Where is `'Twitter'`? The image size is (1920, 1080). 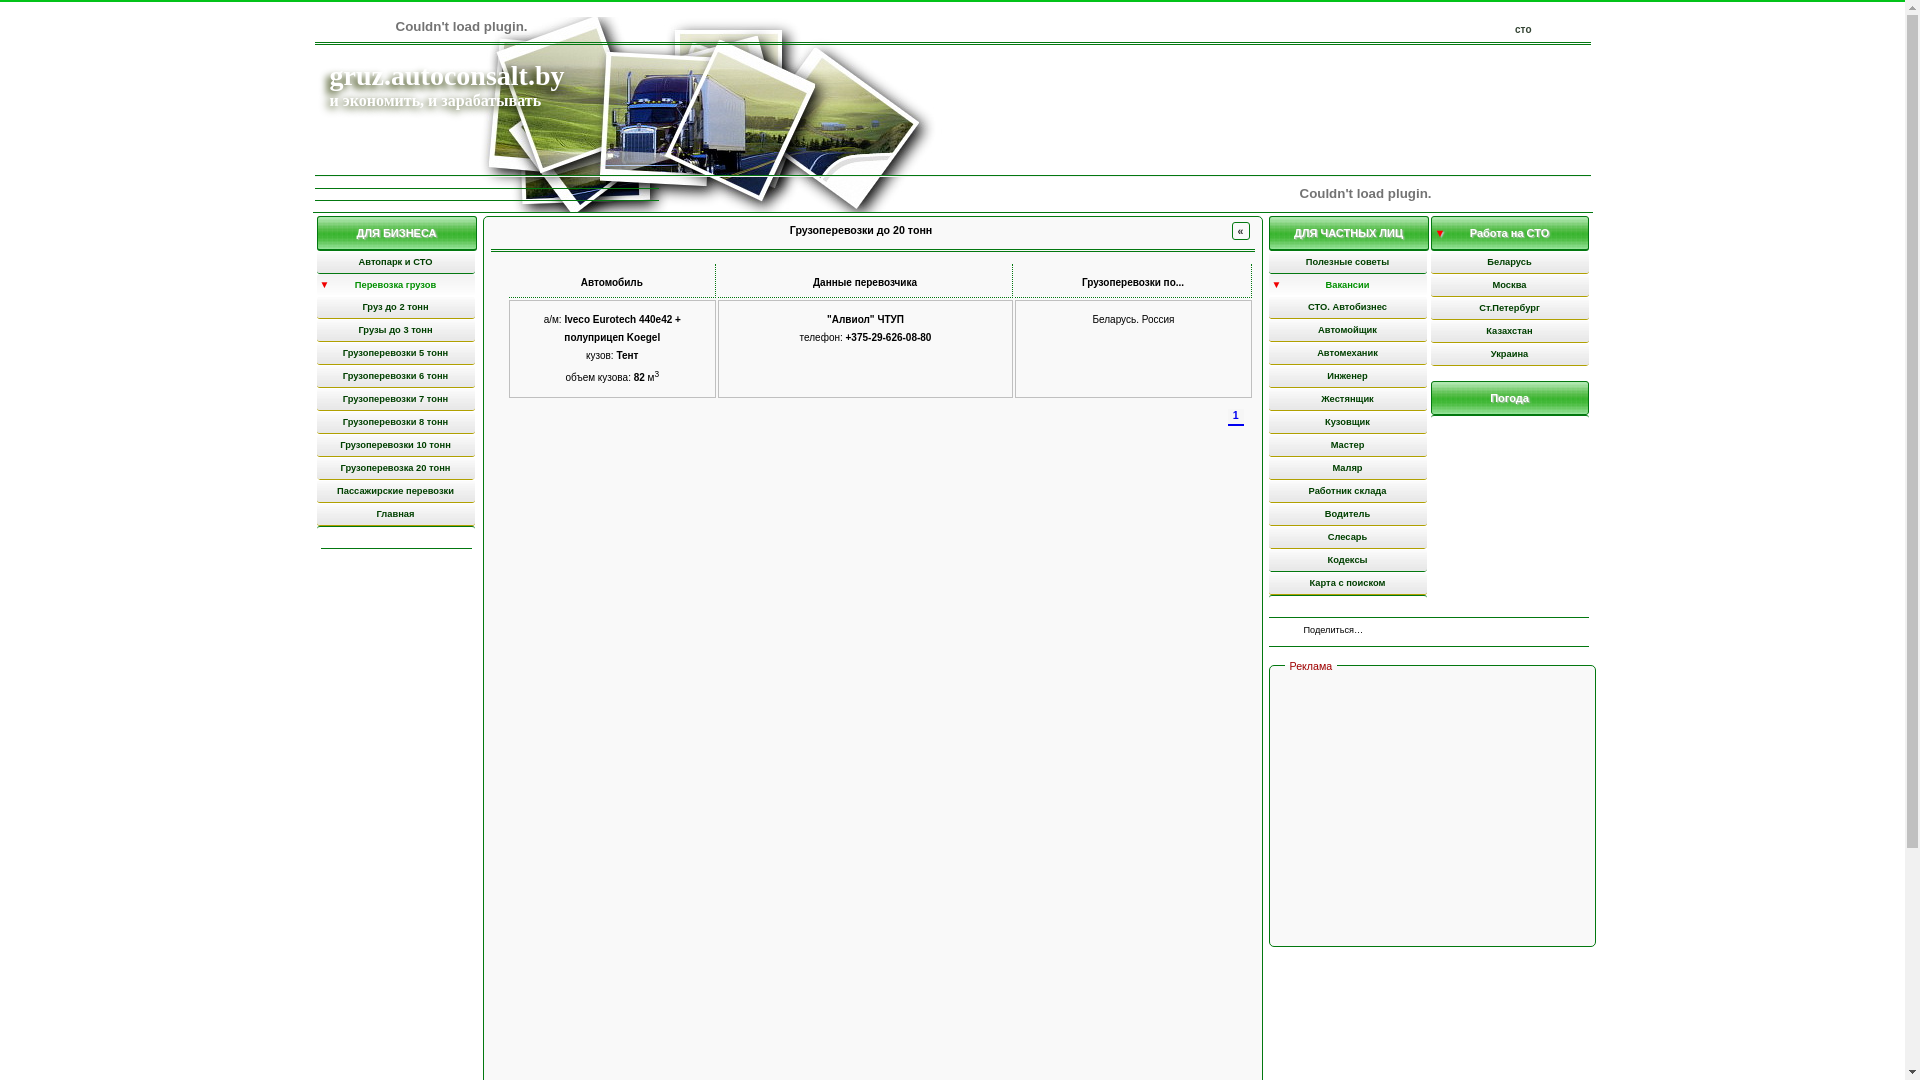 'Twitter' is located at coordinates (1414, 632).